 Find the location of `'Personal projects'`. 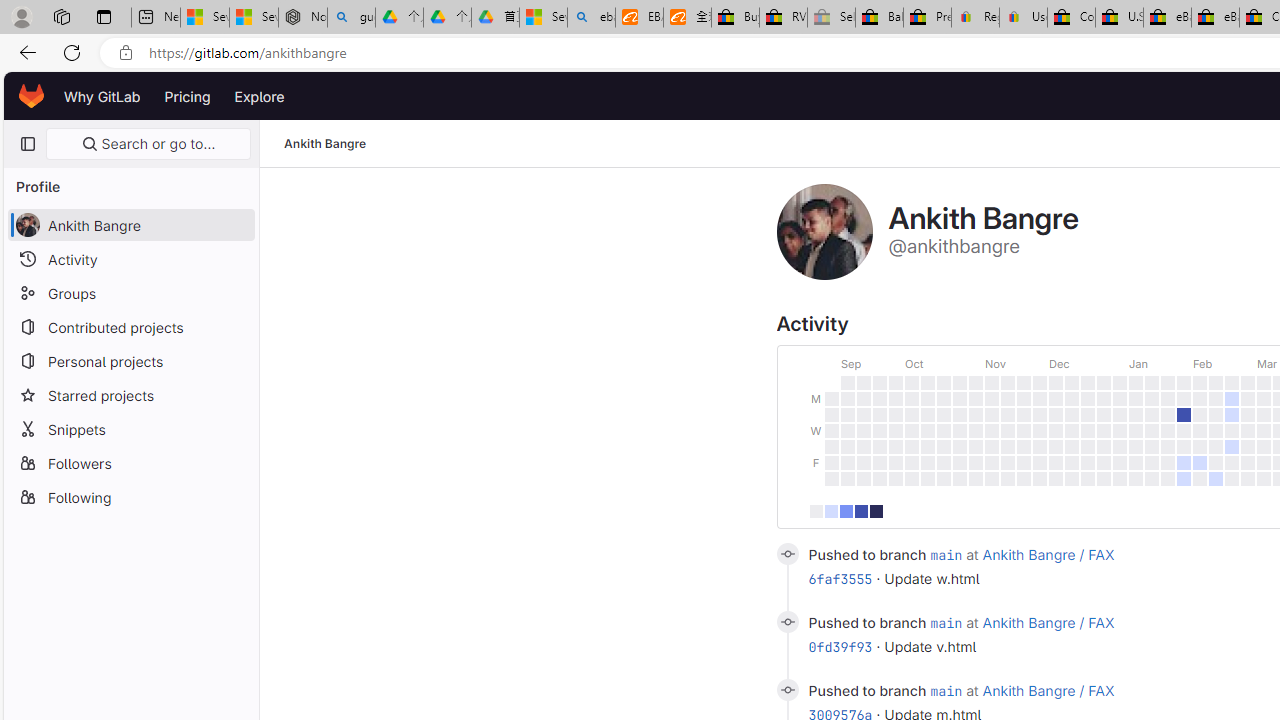

'Personal projects' is located at coordinates (130, 361).